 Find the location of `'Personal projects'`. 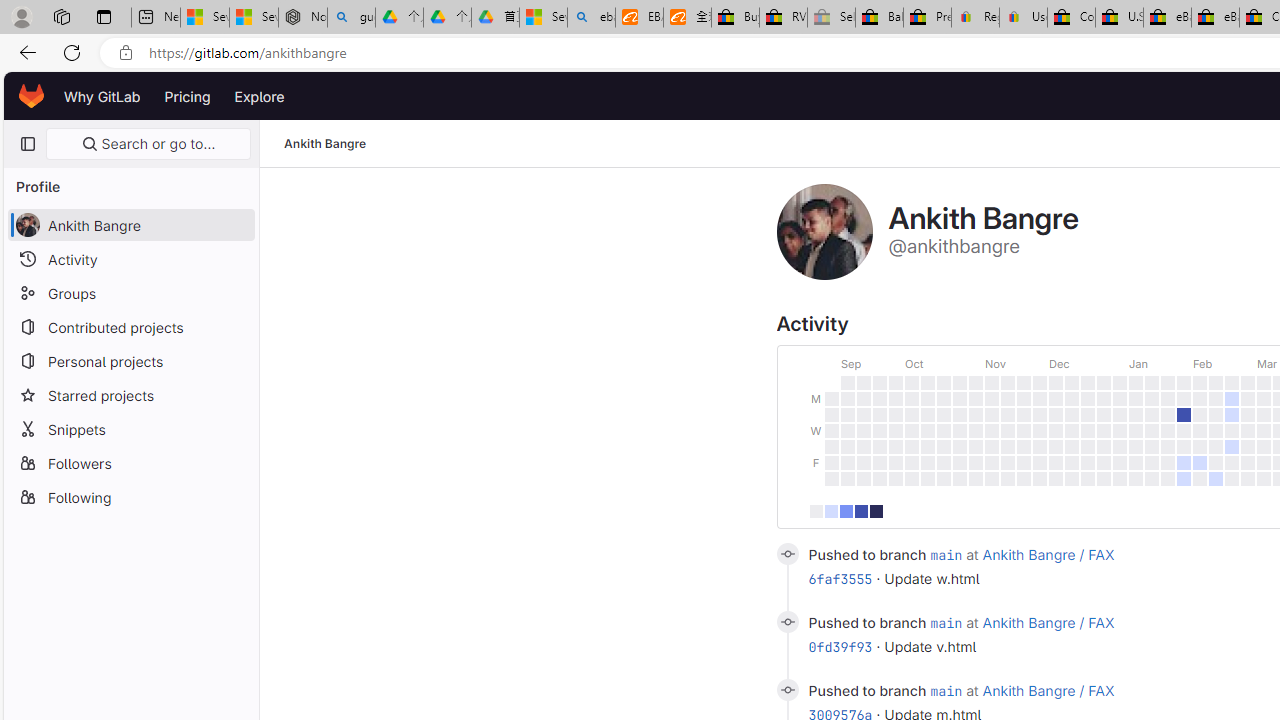

'Personal projects' is located at coordinates (130, 361).